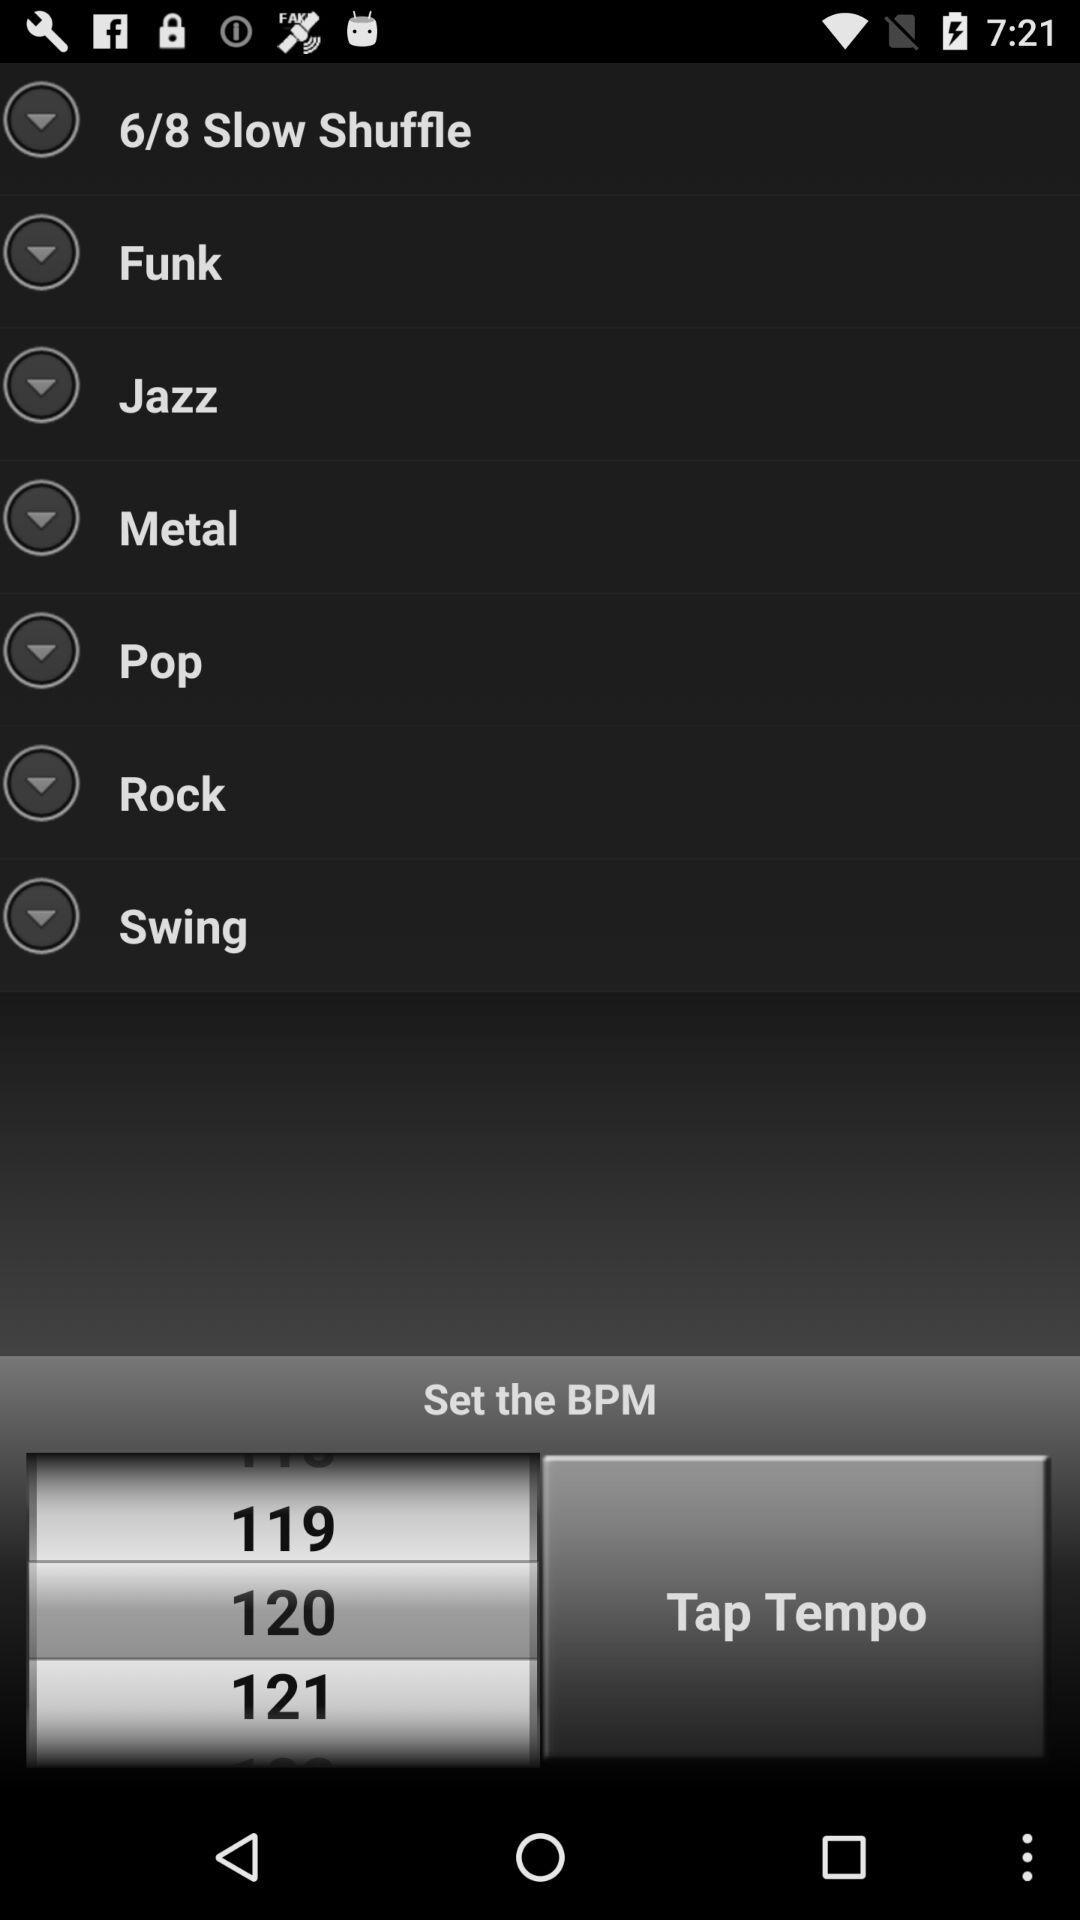 The width and height of the screenshot is (1080, 1920). Describe the element at coordinates (795, 1610) in the screenshot. I see `app below the set the bpm icon` at that location.